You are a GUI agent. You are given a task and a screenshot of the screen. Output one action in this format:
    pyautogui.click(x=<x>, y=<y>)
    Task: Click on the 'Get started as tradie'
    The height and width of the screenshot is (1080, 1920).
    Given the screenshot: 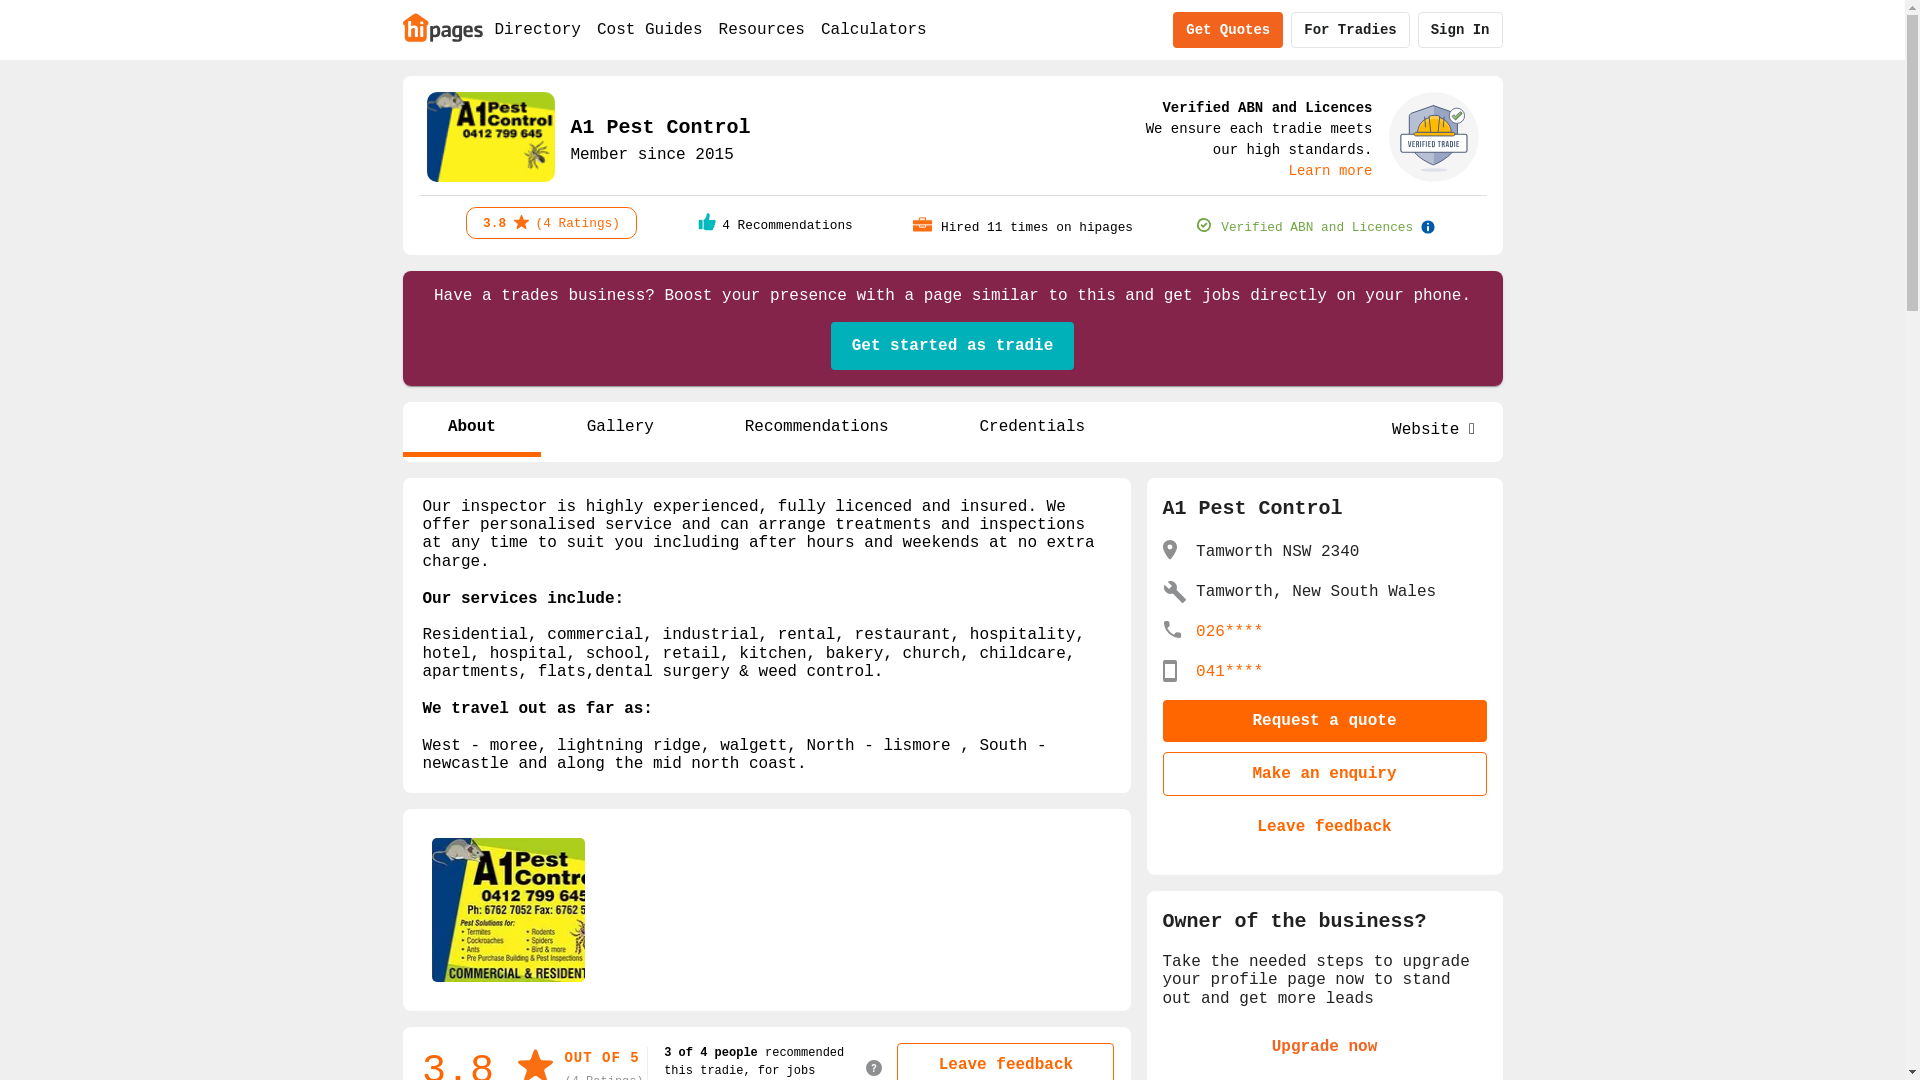 What is the action you would take?
    pyautogui.click(x=952, y=345)
    